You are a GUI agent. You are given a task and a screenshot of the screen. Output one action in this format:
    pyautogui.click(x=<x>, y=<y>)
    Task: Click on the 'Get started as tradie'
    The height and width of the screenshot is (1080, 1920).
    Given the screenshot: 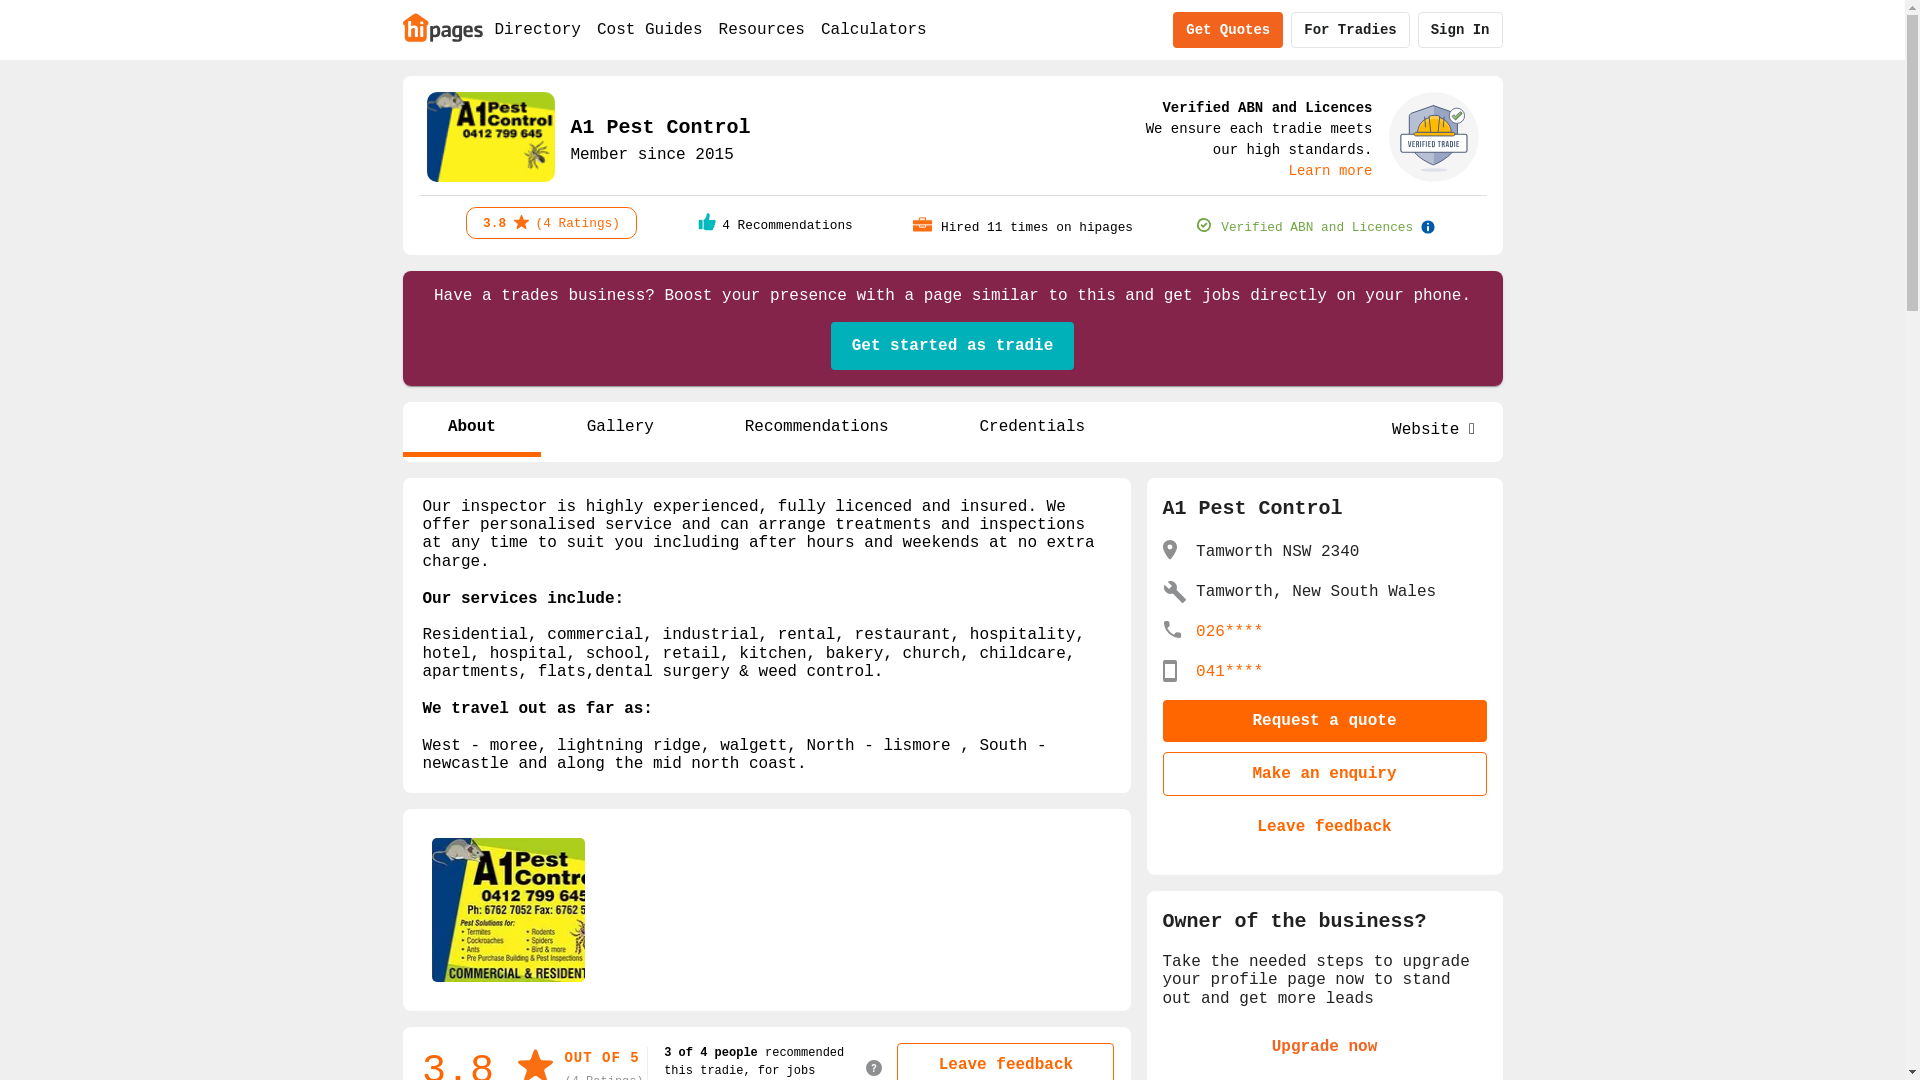 What is the action you would take?
    pyautogui.click(x=952, y=345)
    